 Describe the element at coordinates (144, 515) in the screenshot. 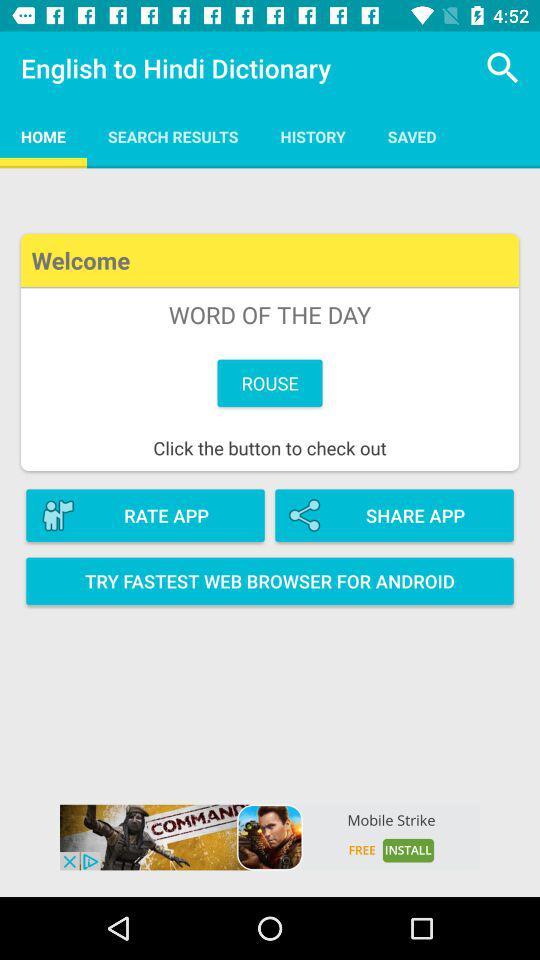

I see `the text left to share app` at that location.